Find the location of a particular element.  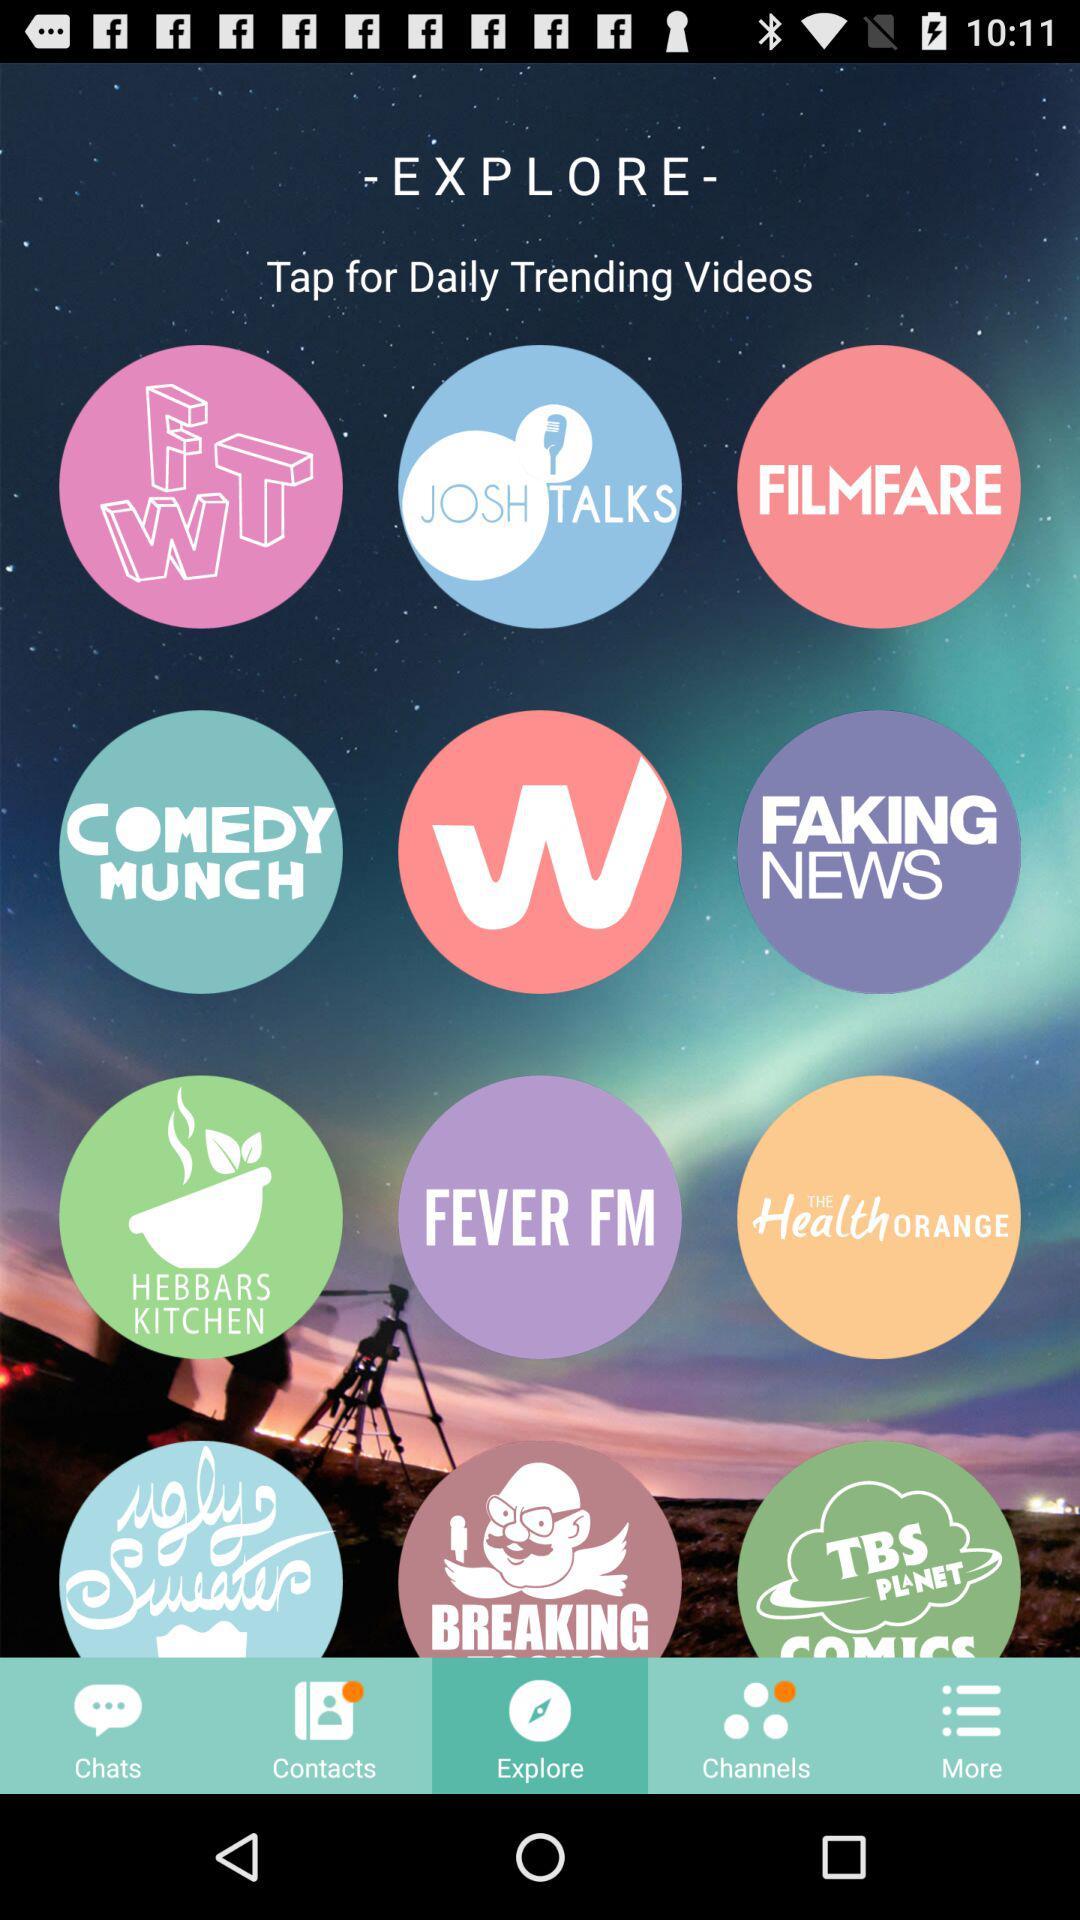

the first circular shaped image on the right side of the web page is located at coordinates (878, 486).